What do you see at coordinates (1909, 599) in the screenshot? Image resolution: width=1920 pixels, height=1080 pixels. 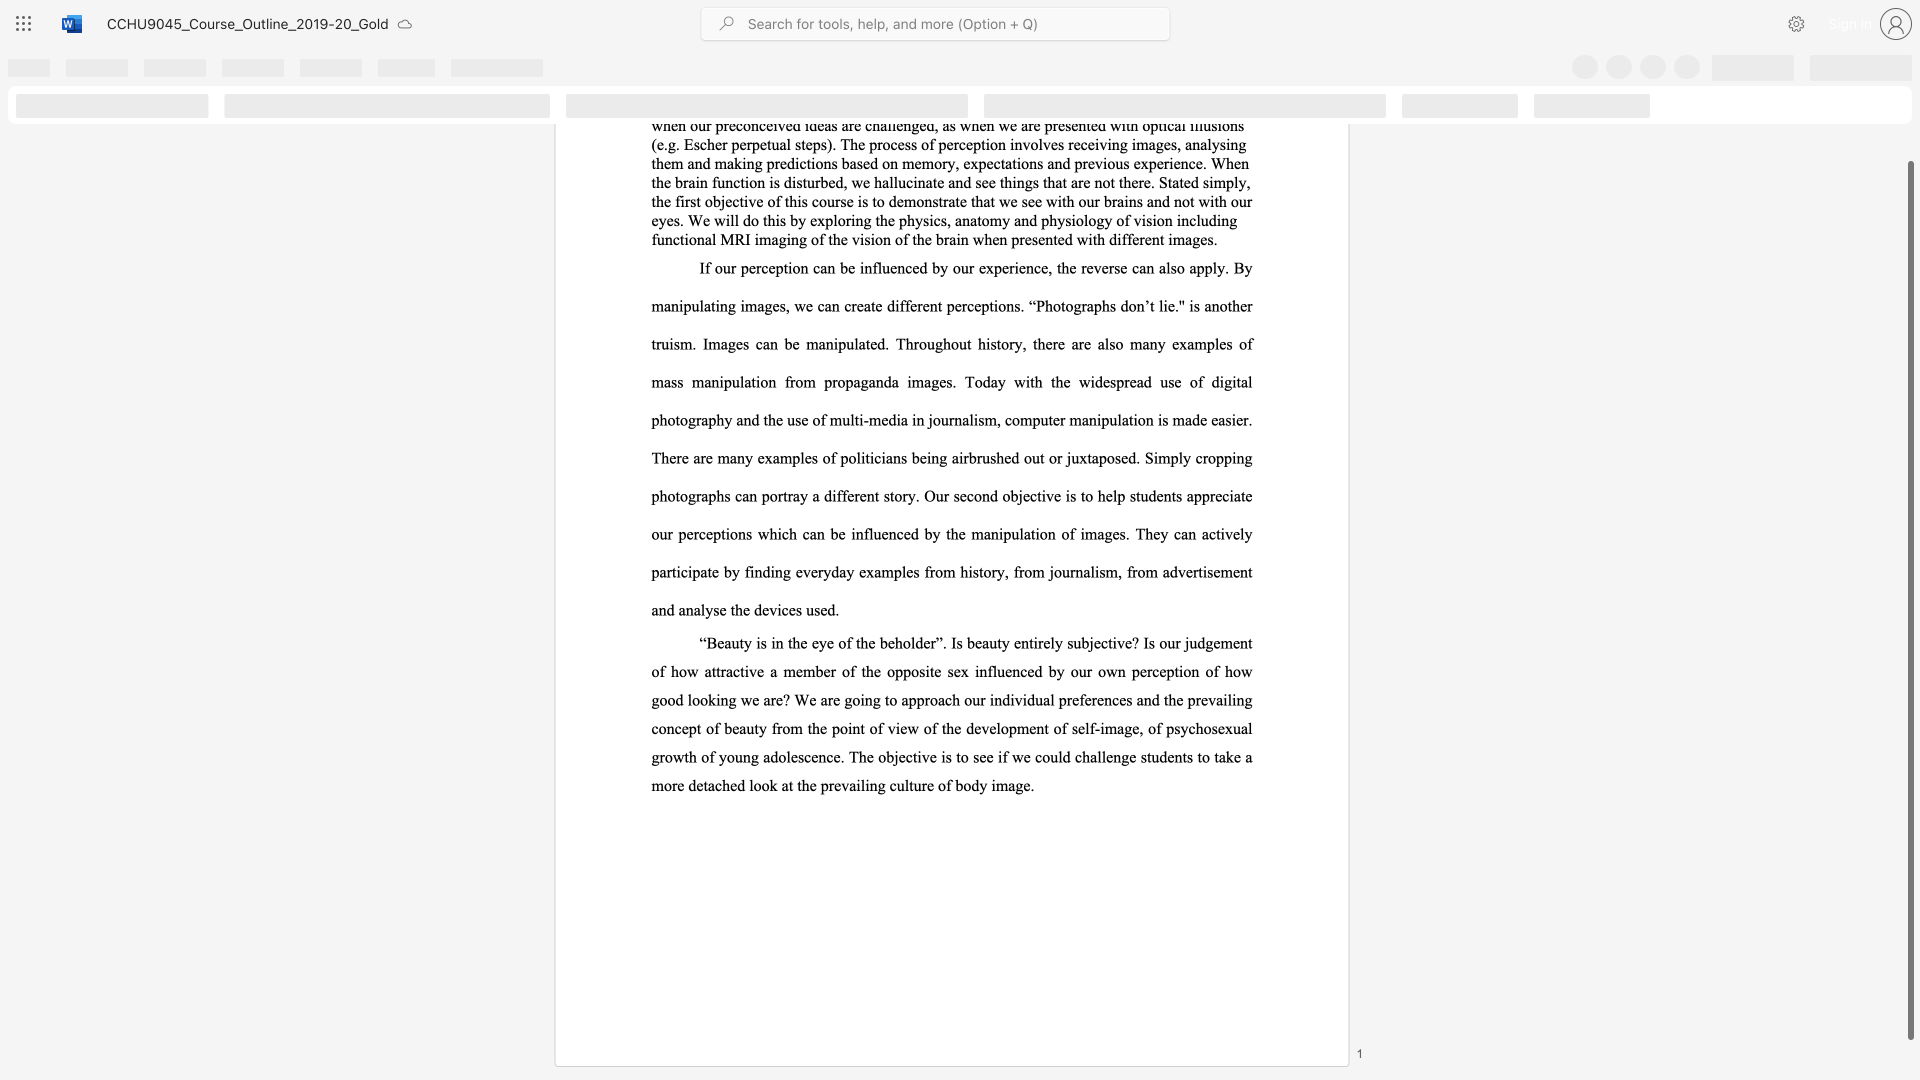 I see `the scrollbar and move down 10 pixels` at bounding box center [1909, 599].